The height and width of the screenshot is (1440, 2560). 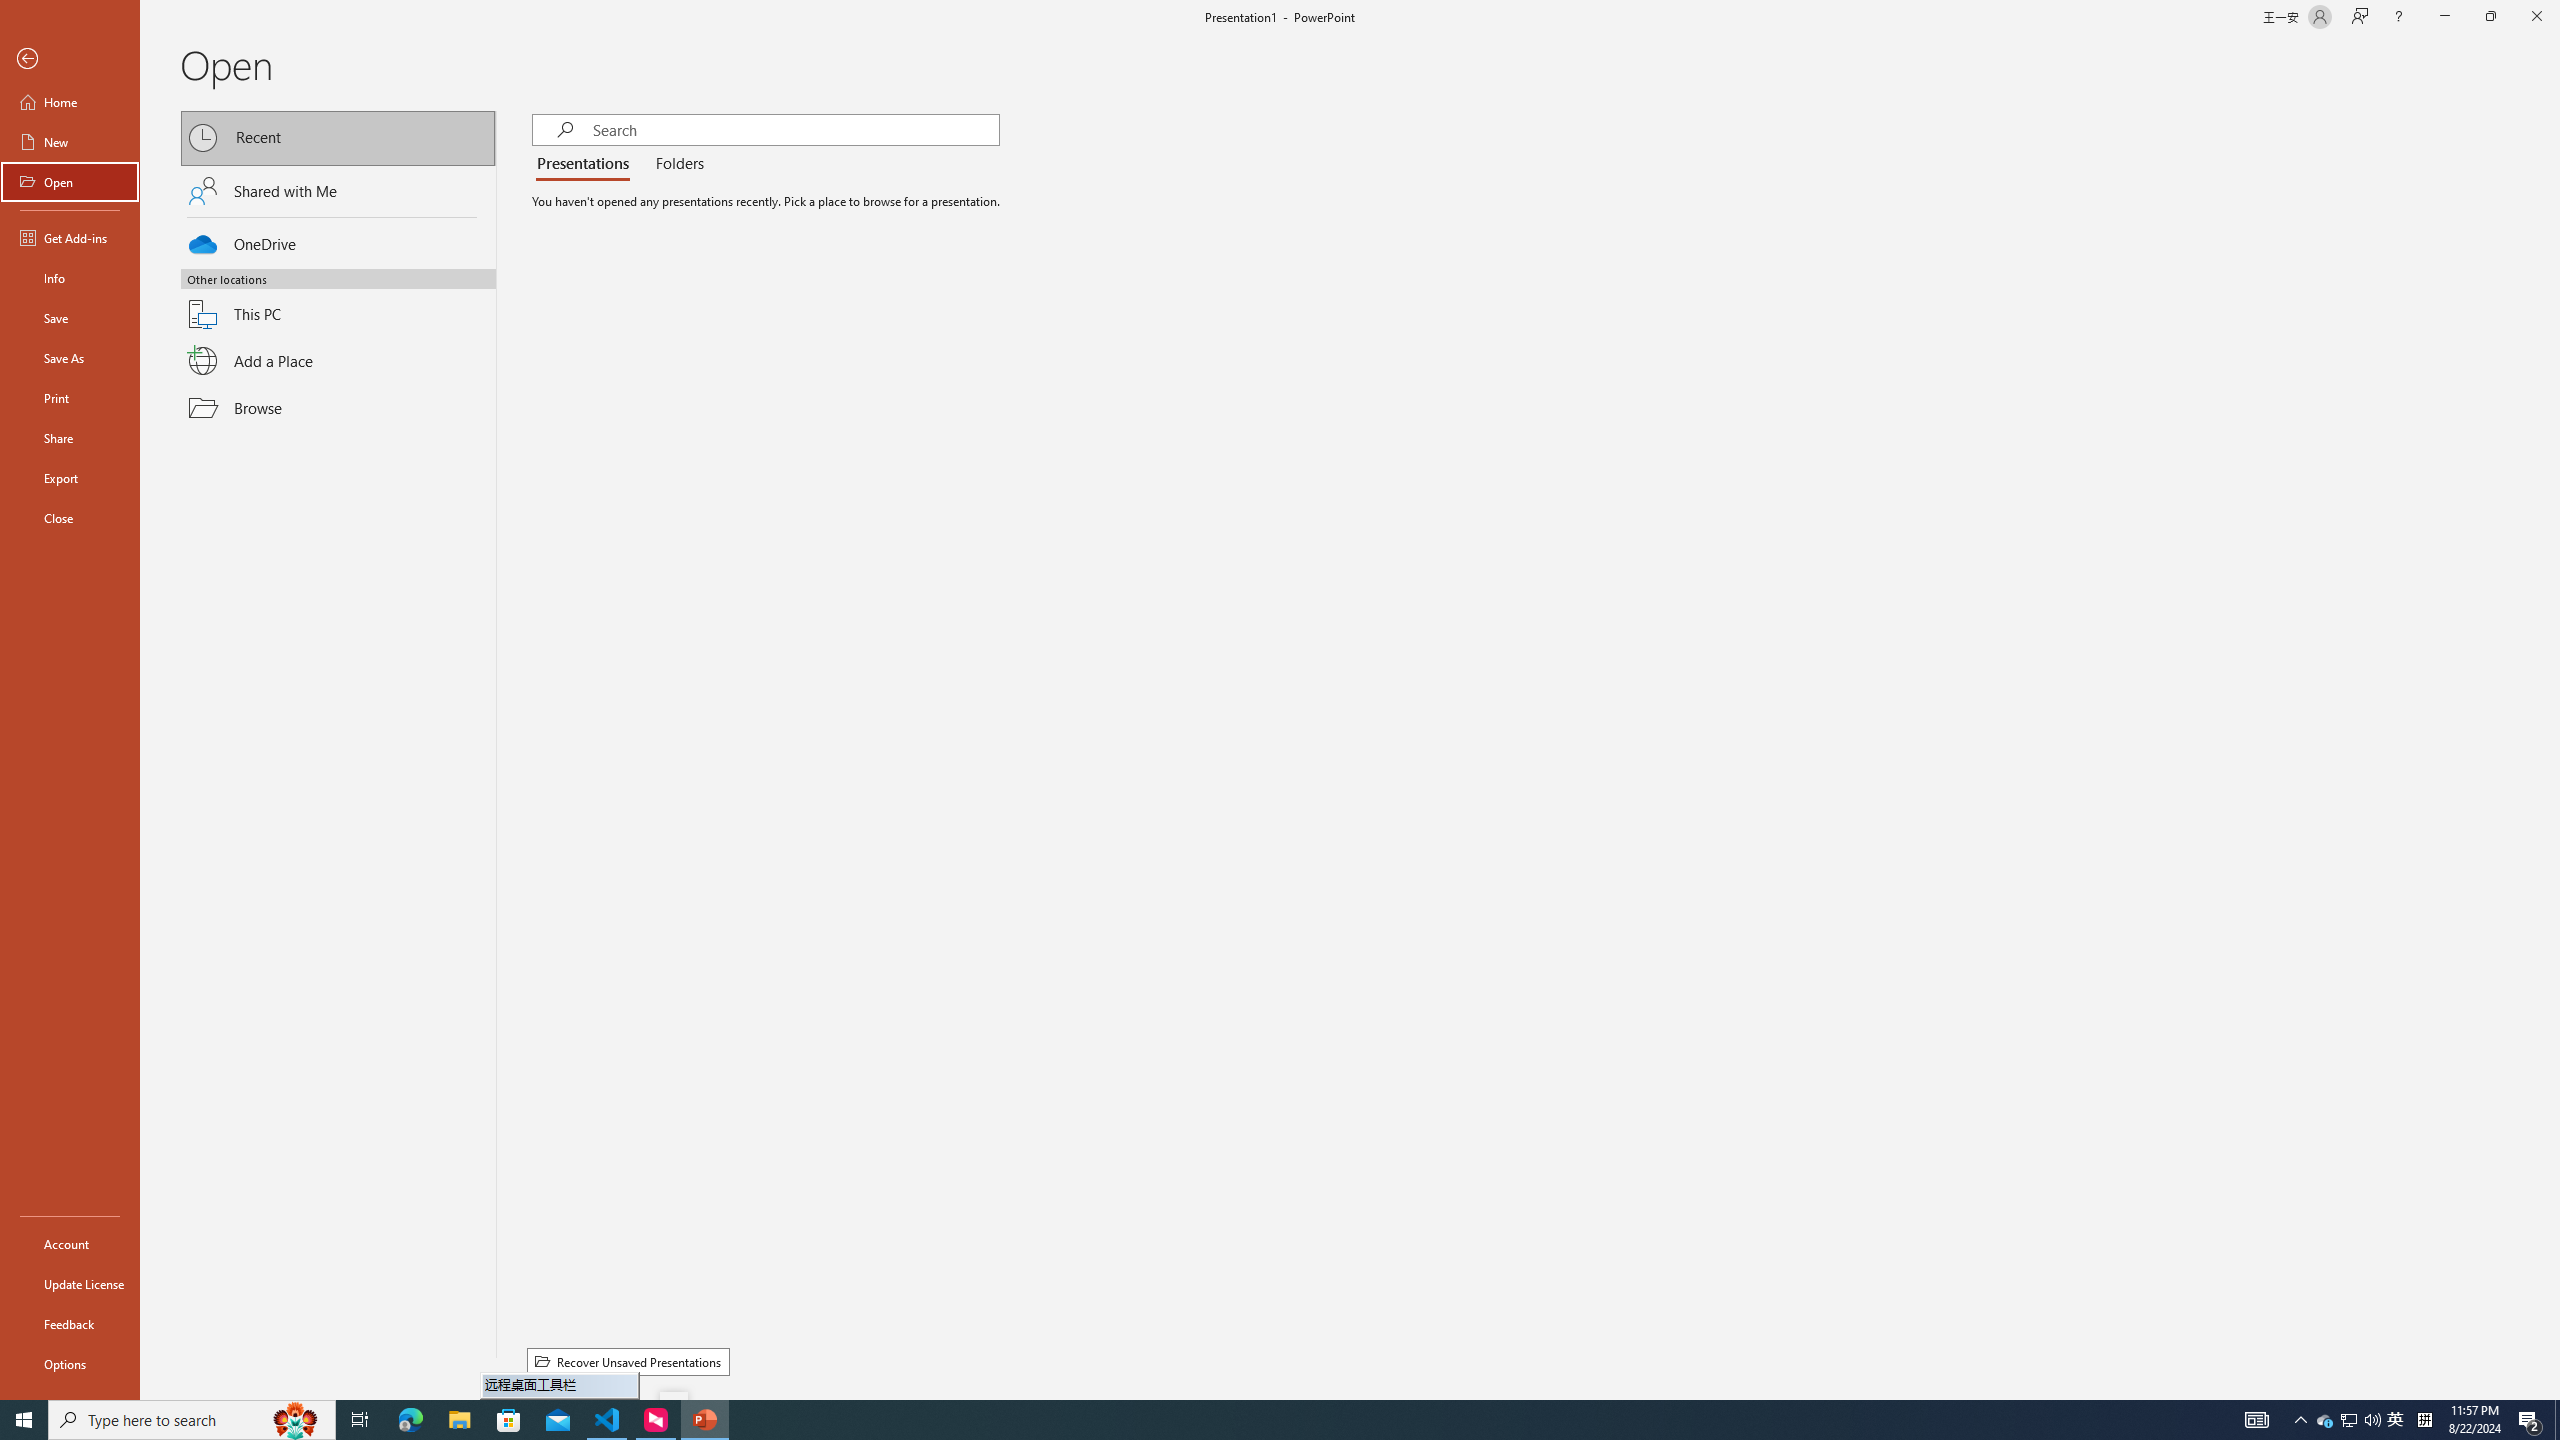 I want to click on 'This PC', so click(x=338, y=302).